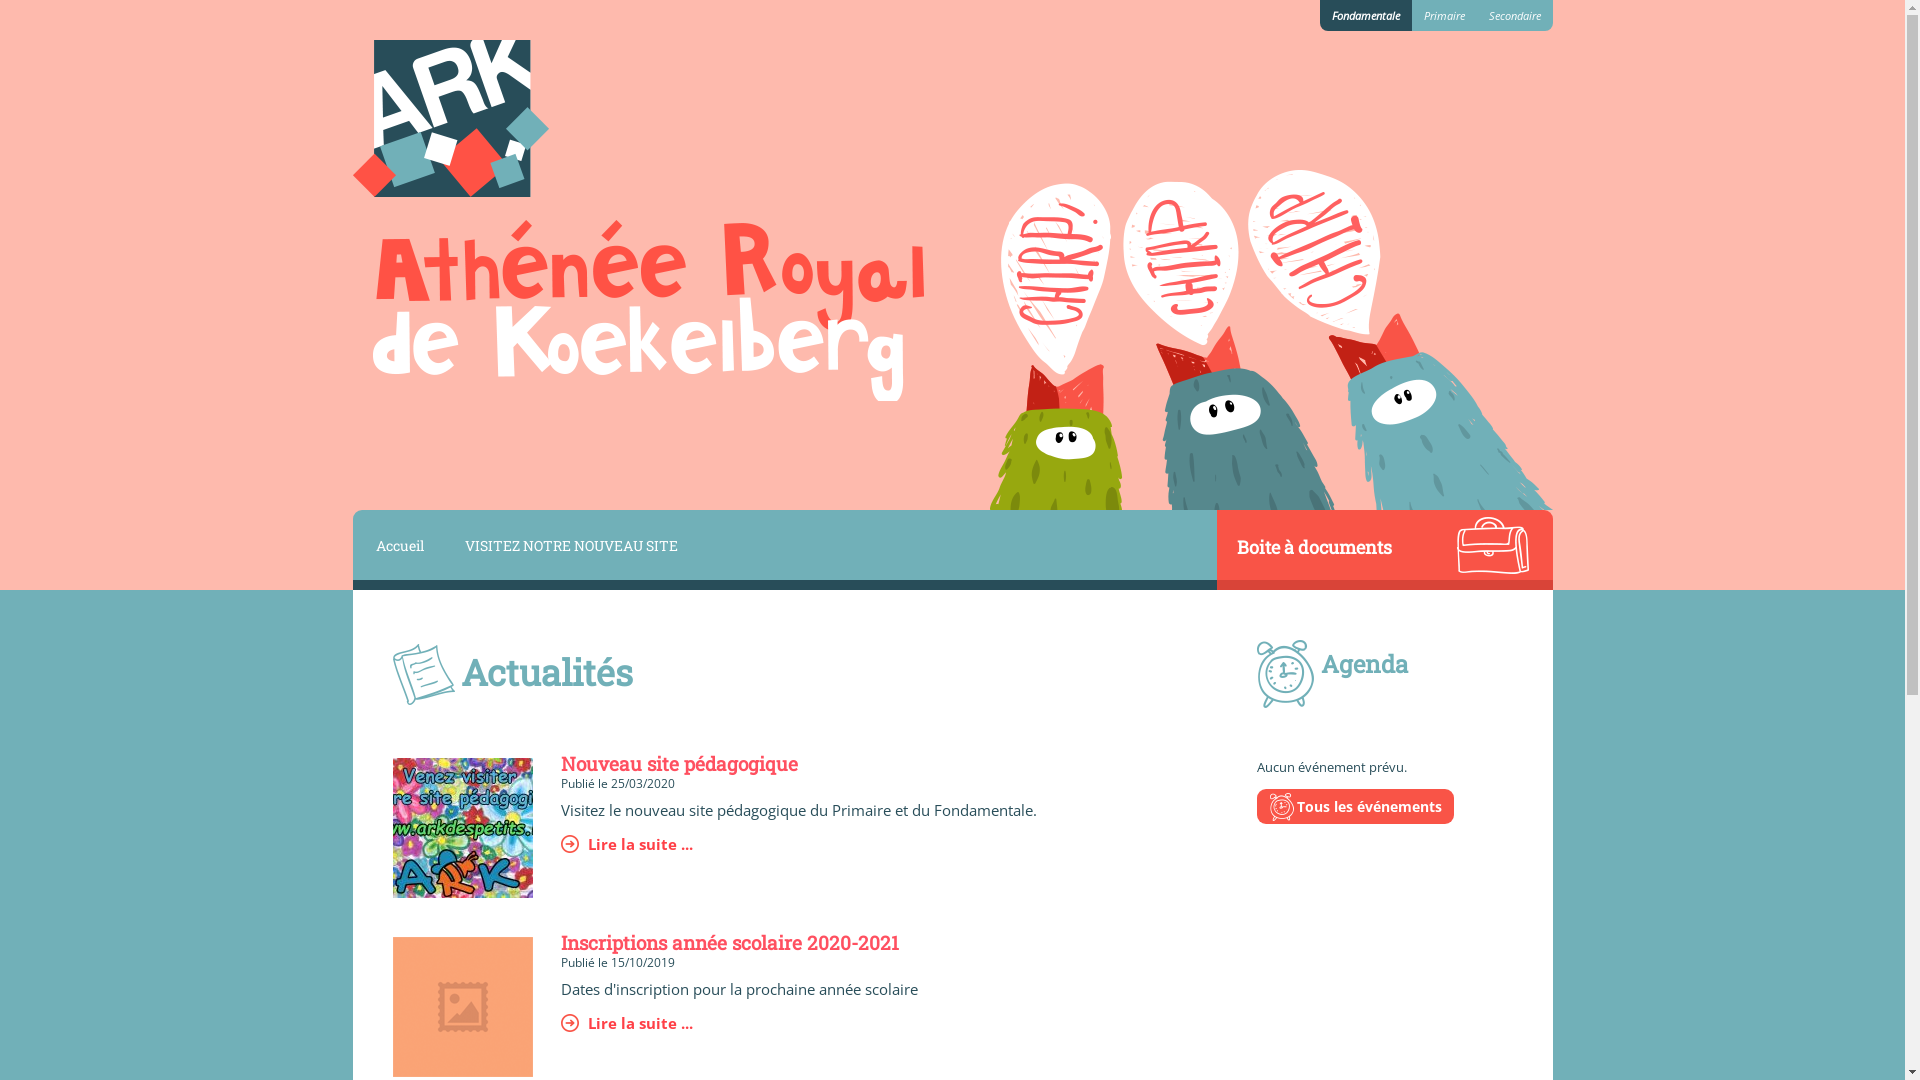 The height and width of the screenshot is (1080, 1920). What do you see at coordinates (1320, 663) in the screenshot?
I see `'Agenda'` at bounding box center [1320, 663].